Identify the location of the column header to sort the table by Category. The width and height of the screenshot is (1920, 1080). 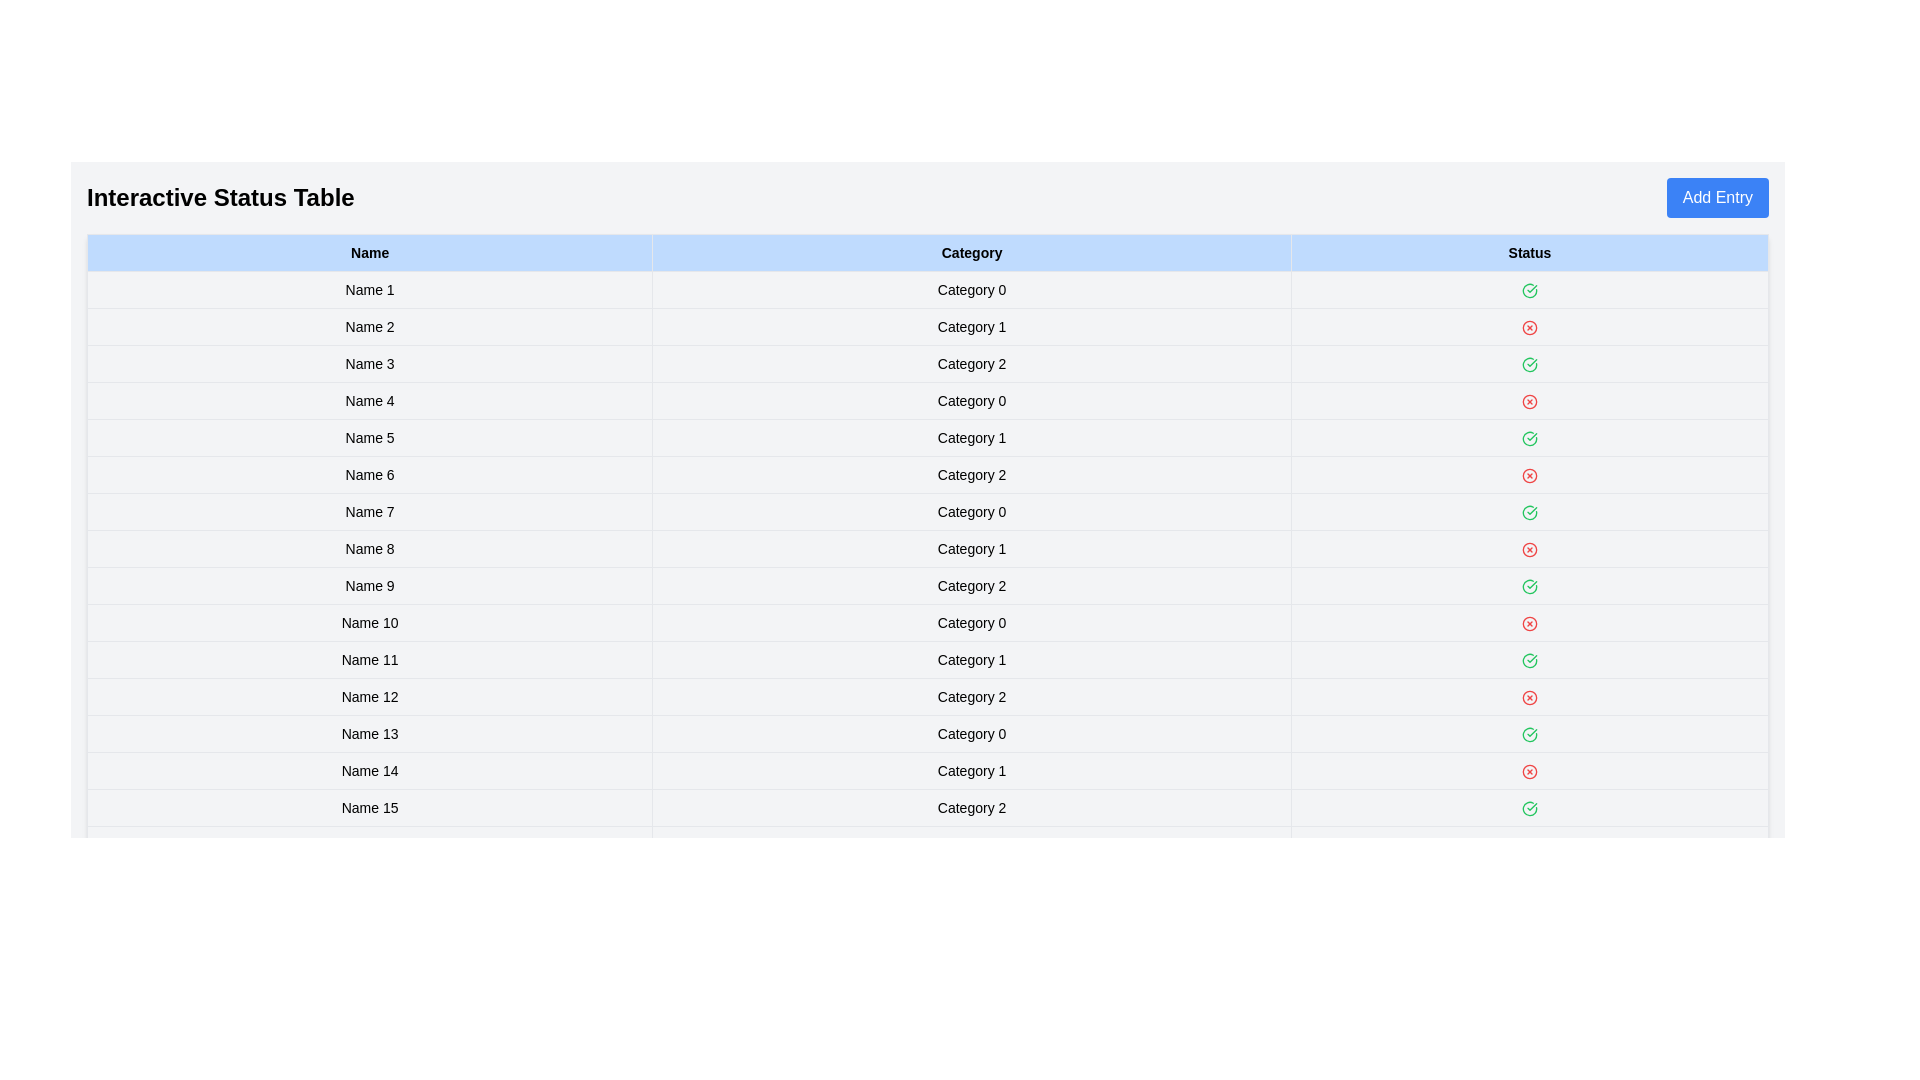
(971, 252).